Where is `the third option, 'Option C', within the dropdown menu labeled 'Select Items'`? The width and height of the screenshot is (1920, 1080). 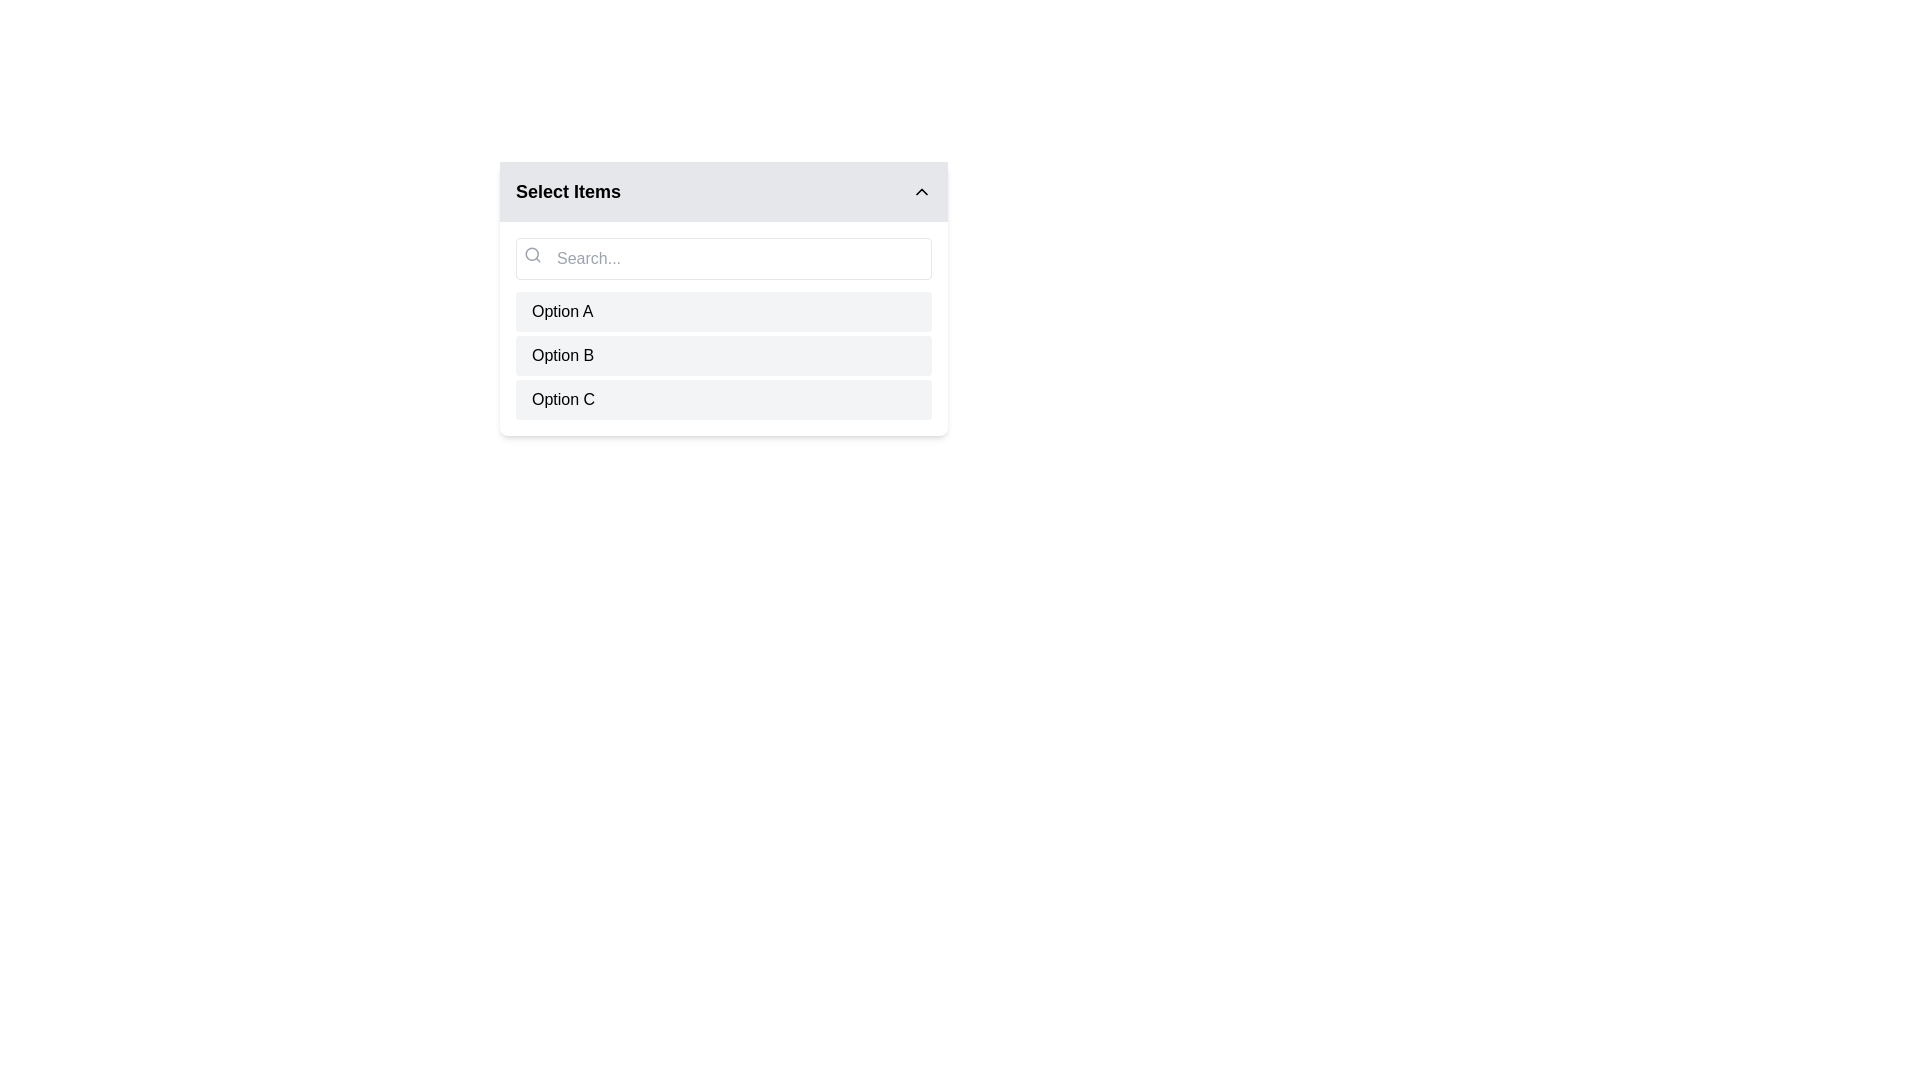
the third option, 'Option C', within the dropdown menu labeled 'Select Items' is located at coordinates (562, 400).